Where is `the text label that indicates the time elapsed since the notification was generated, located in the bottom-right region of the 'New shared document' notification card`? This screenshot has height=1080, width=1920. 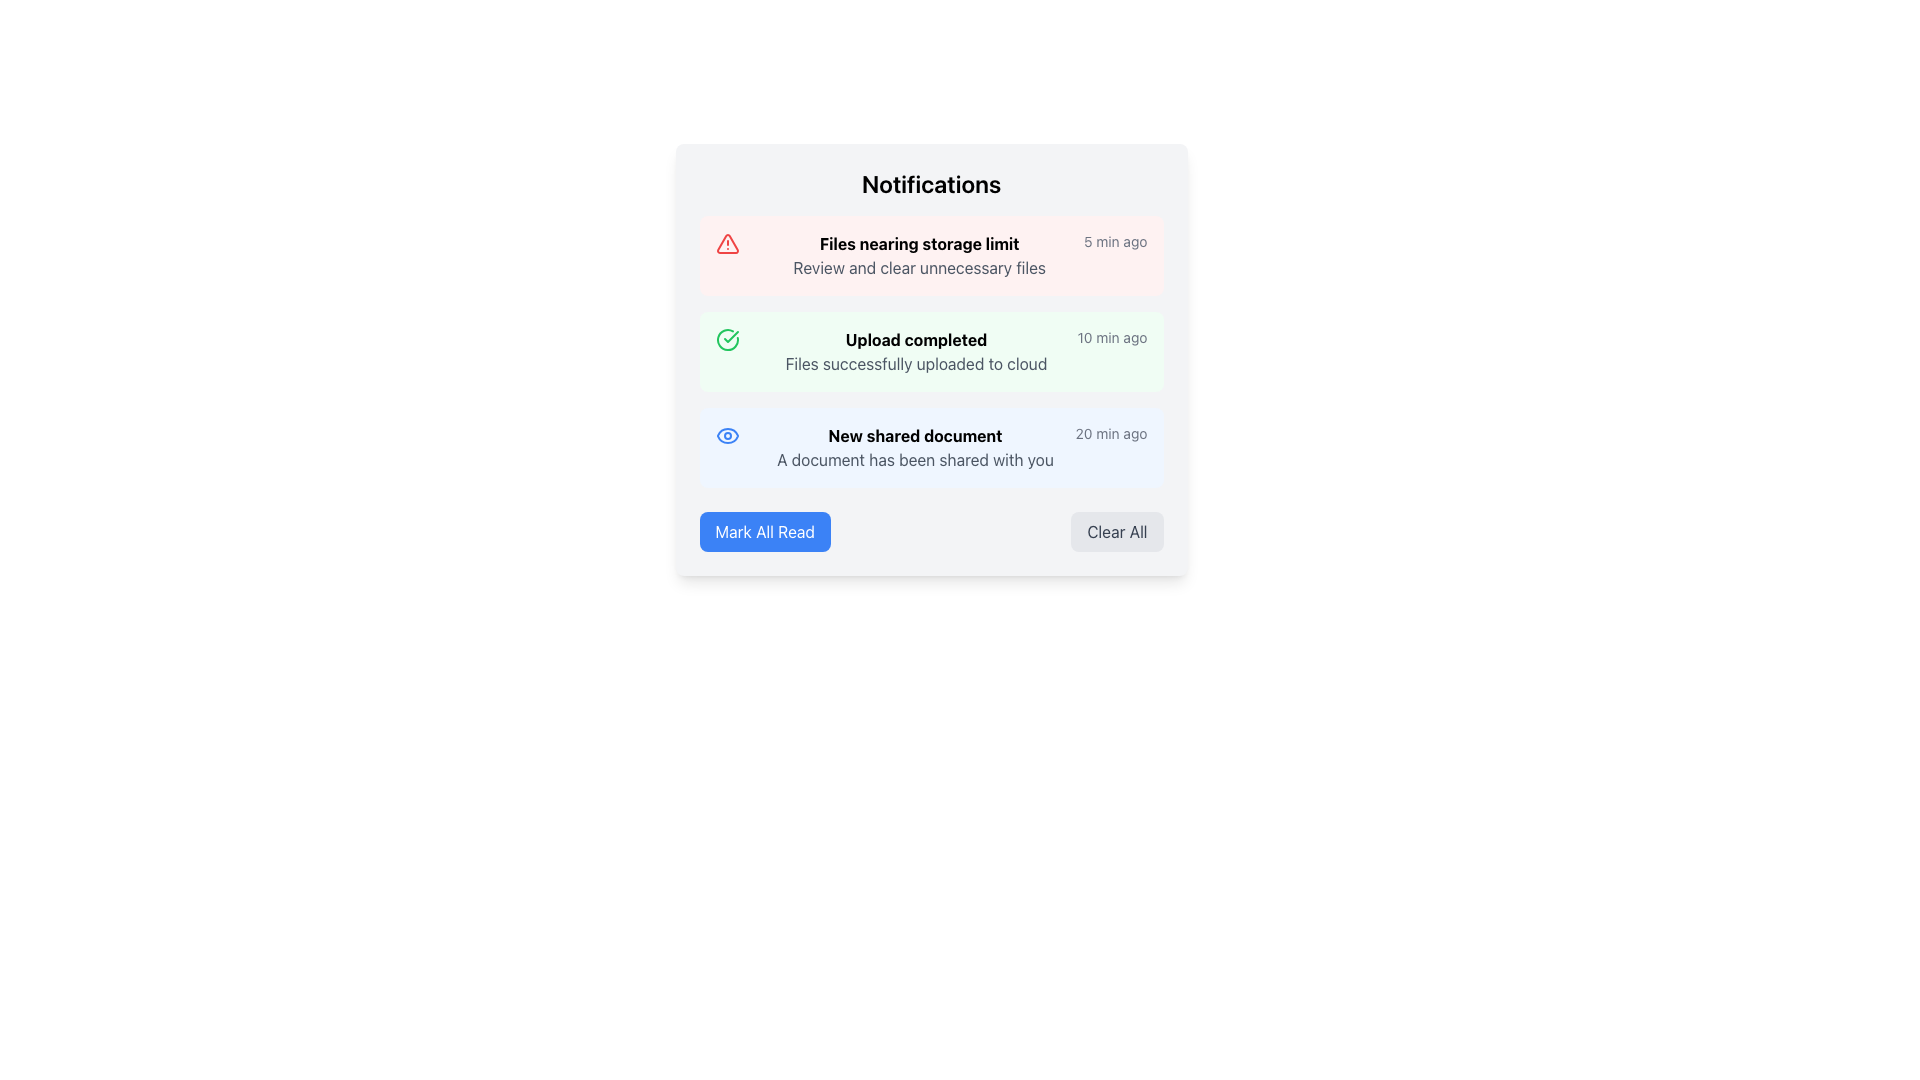
the text label that indicates the time elapsed since the notification was generated, located in the bottom-right region of the 'New shared document' notification card is located at coordinates (1110, 433).